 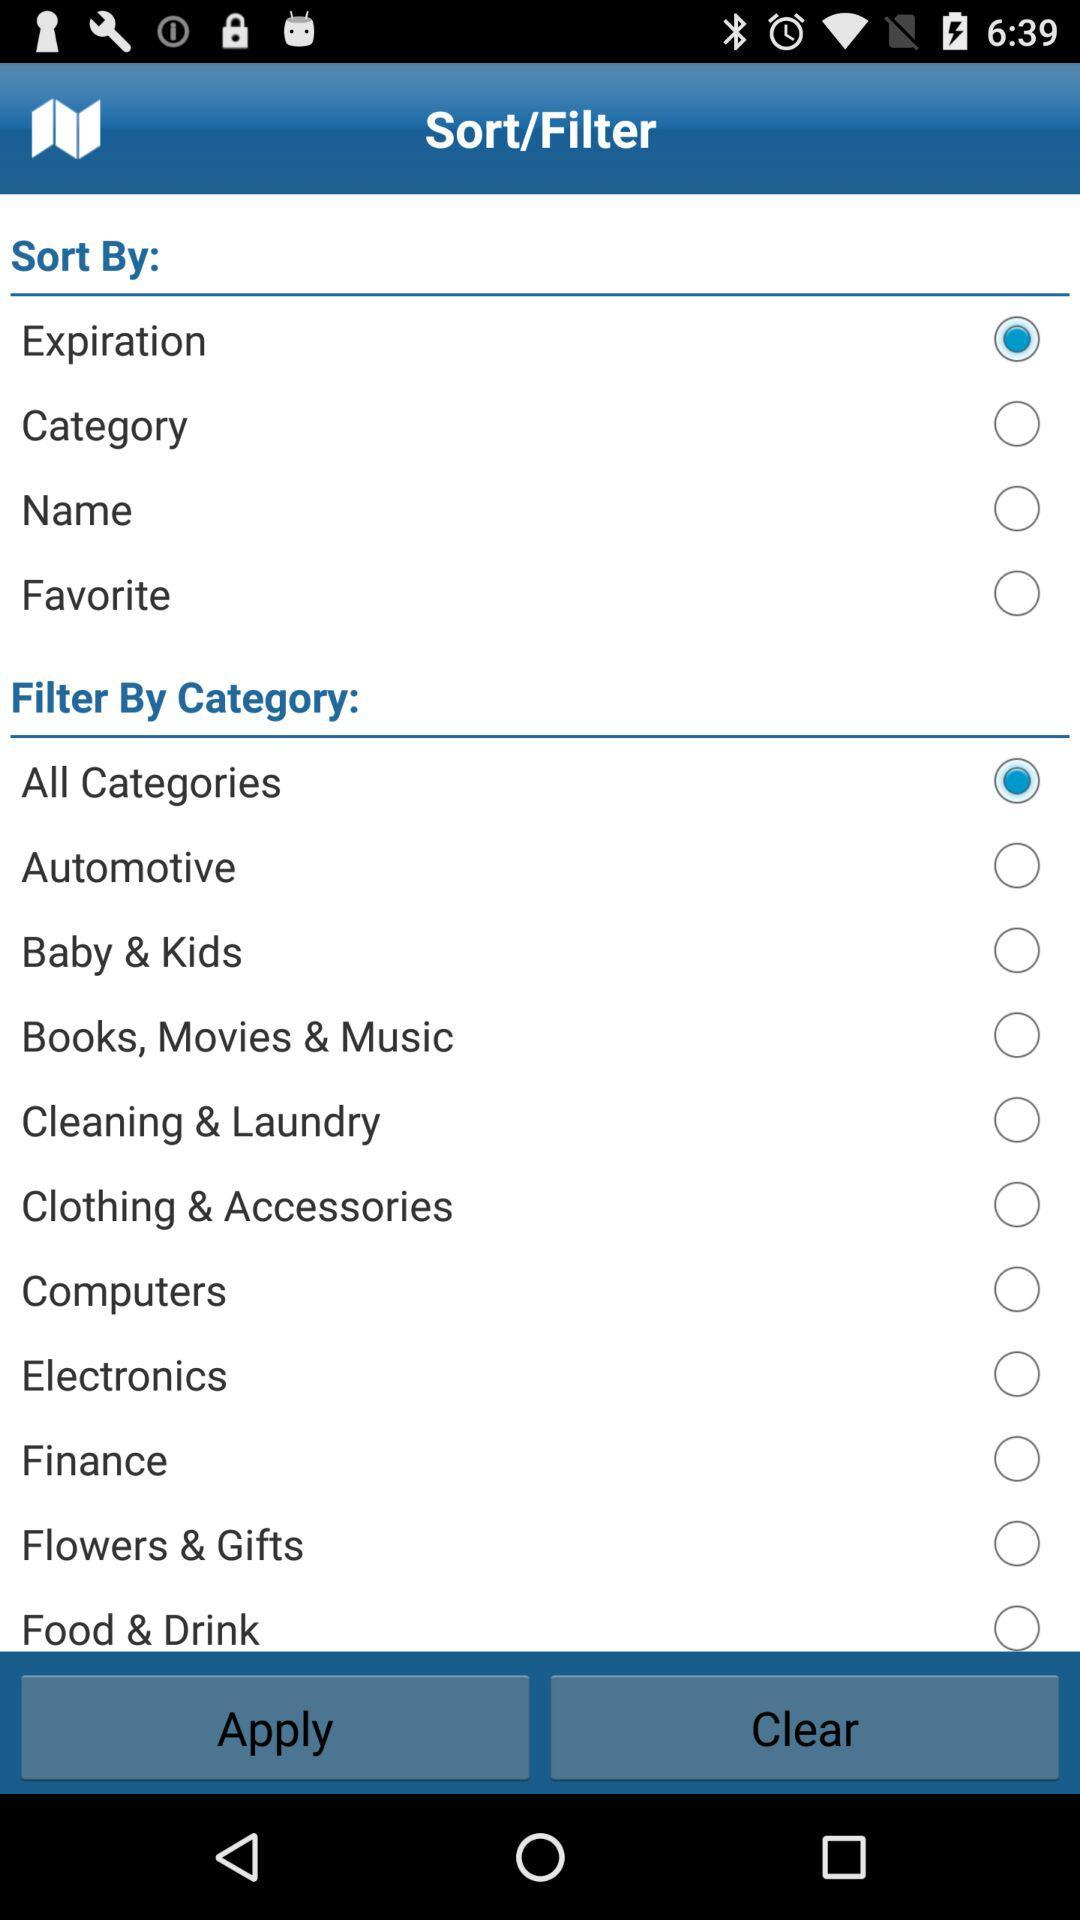 What do you see at coordinates (496, 1458) in the screenshot?
I see `the finance item` at bounding box center [496, 1458].